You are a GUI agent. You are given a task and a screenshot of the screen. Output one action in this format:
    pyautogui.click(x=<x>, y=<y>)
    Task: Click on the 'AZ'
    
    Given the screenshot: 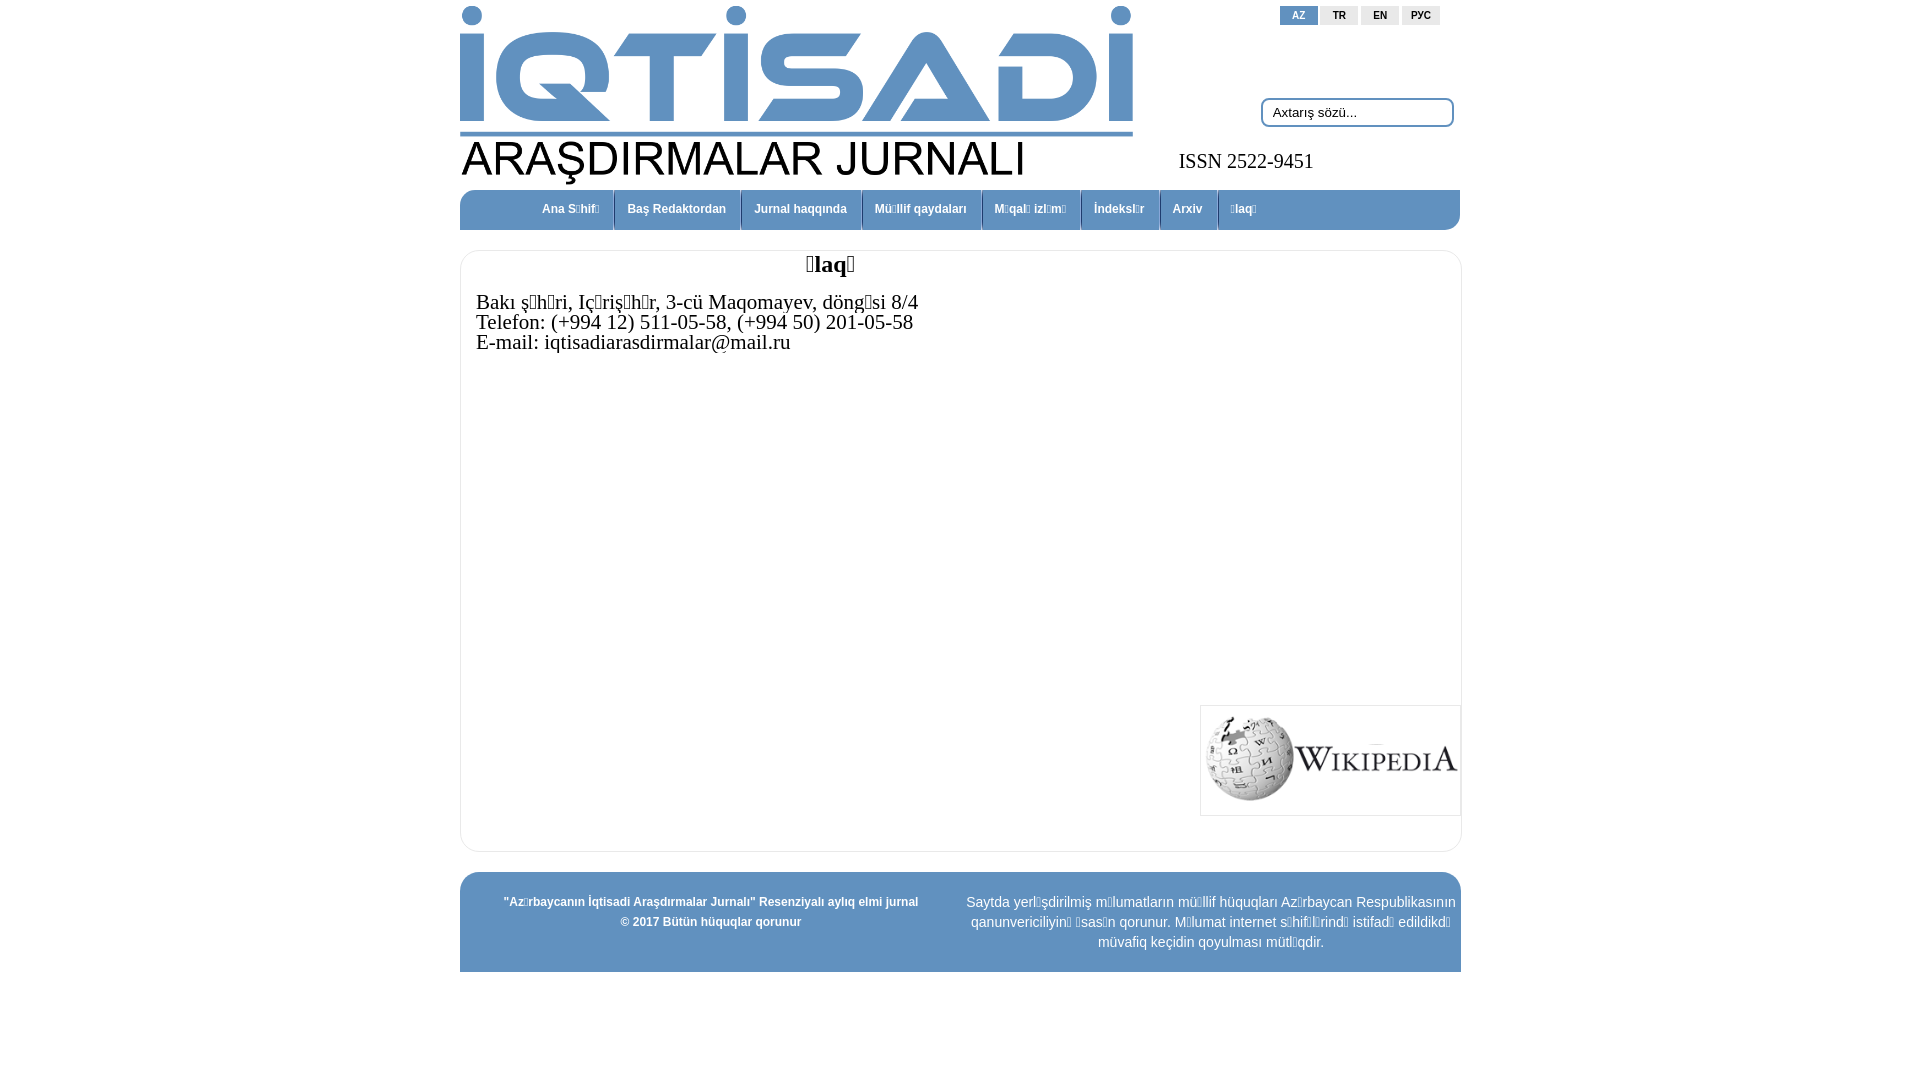 What is the action you would take?
    pyautogui.click(x=1299, y=15)
    